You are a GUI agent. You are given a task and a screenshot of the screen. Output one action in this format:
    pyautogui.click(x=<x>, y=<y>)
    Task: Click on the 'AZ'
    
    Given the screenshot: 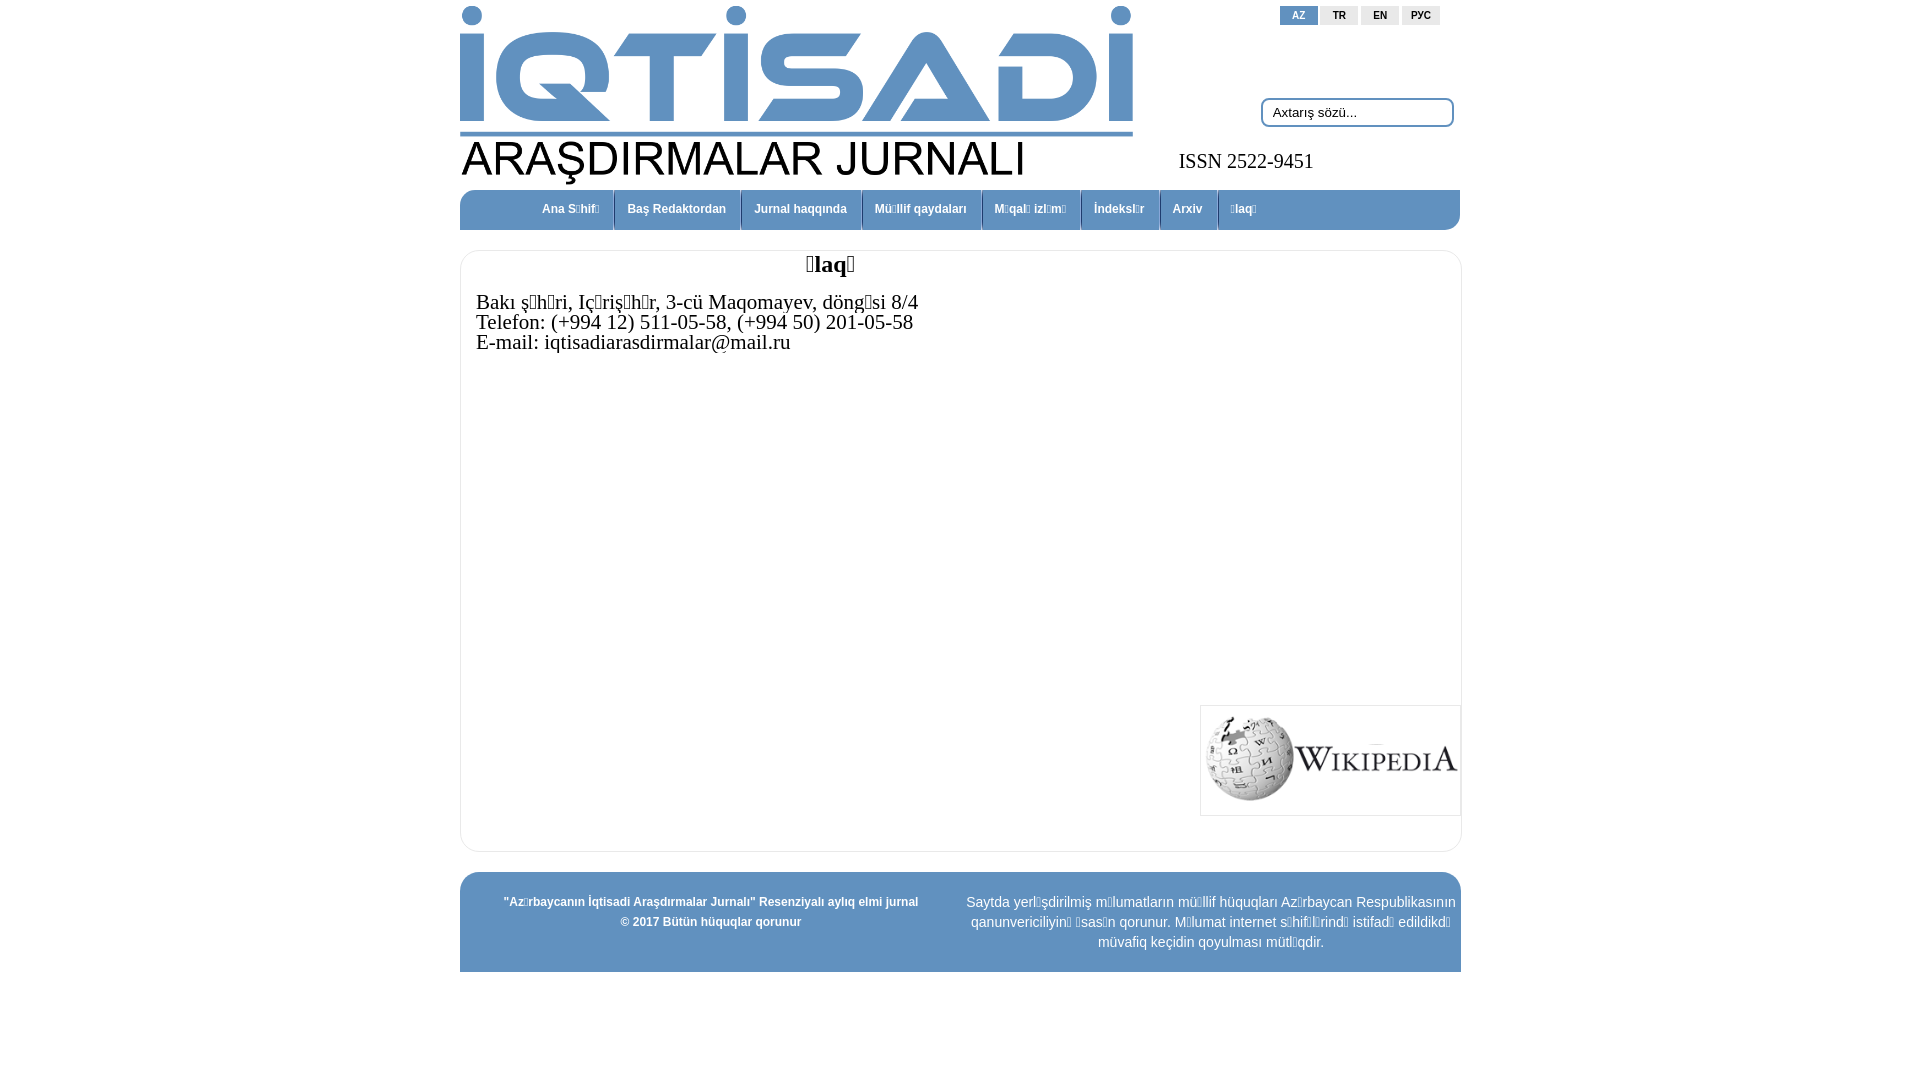 What is the action you would take?
    pyautogui.click(x=1299, y=15)
    